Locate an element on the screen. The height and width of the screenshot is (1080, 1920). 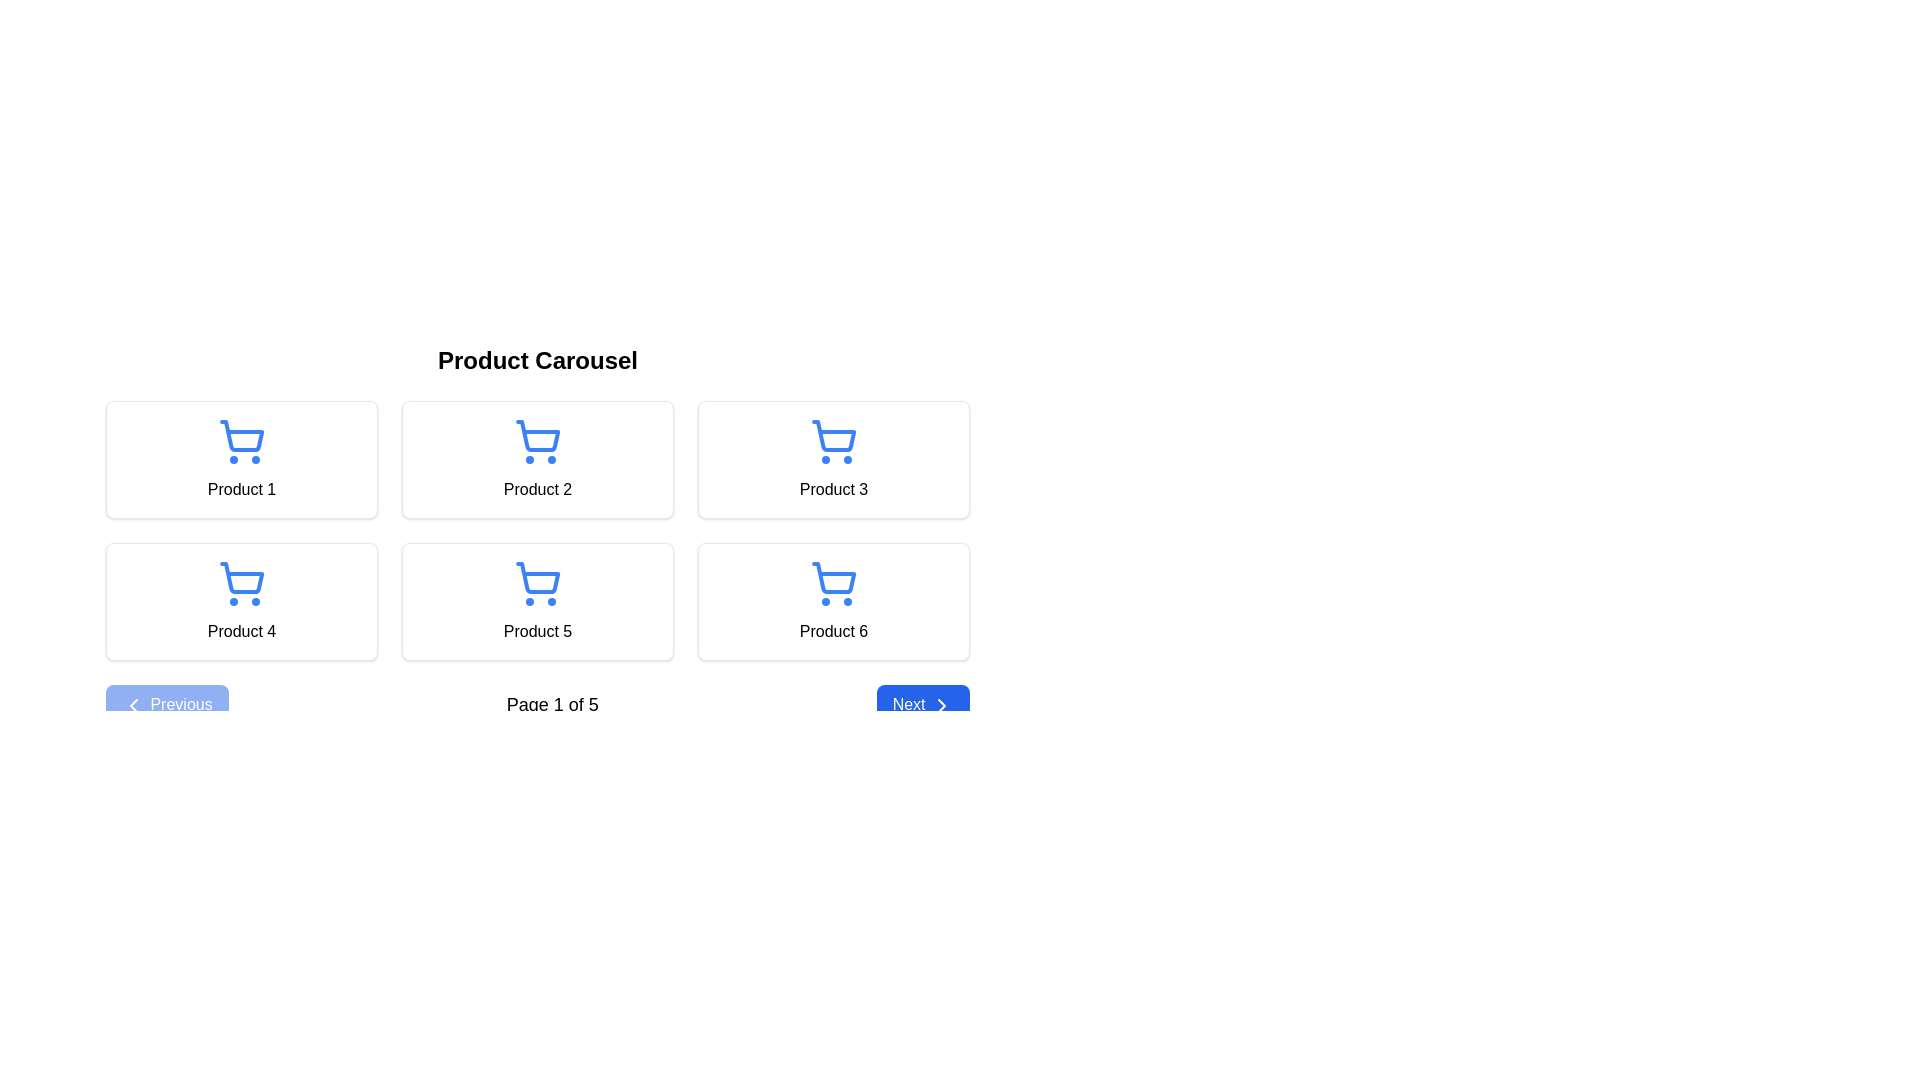
the 'Previous' button with a blue background and white text is located at coordinates (167, 704).